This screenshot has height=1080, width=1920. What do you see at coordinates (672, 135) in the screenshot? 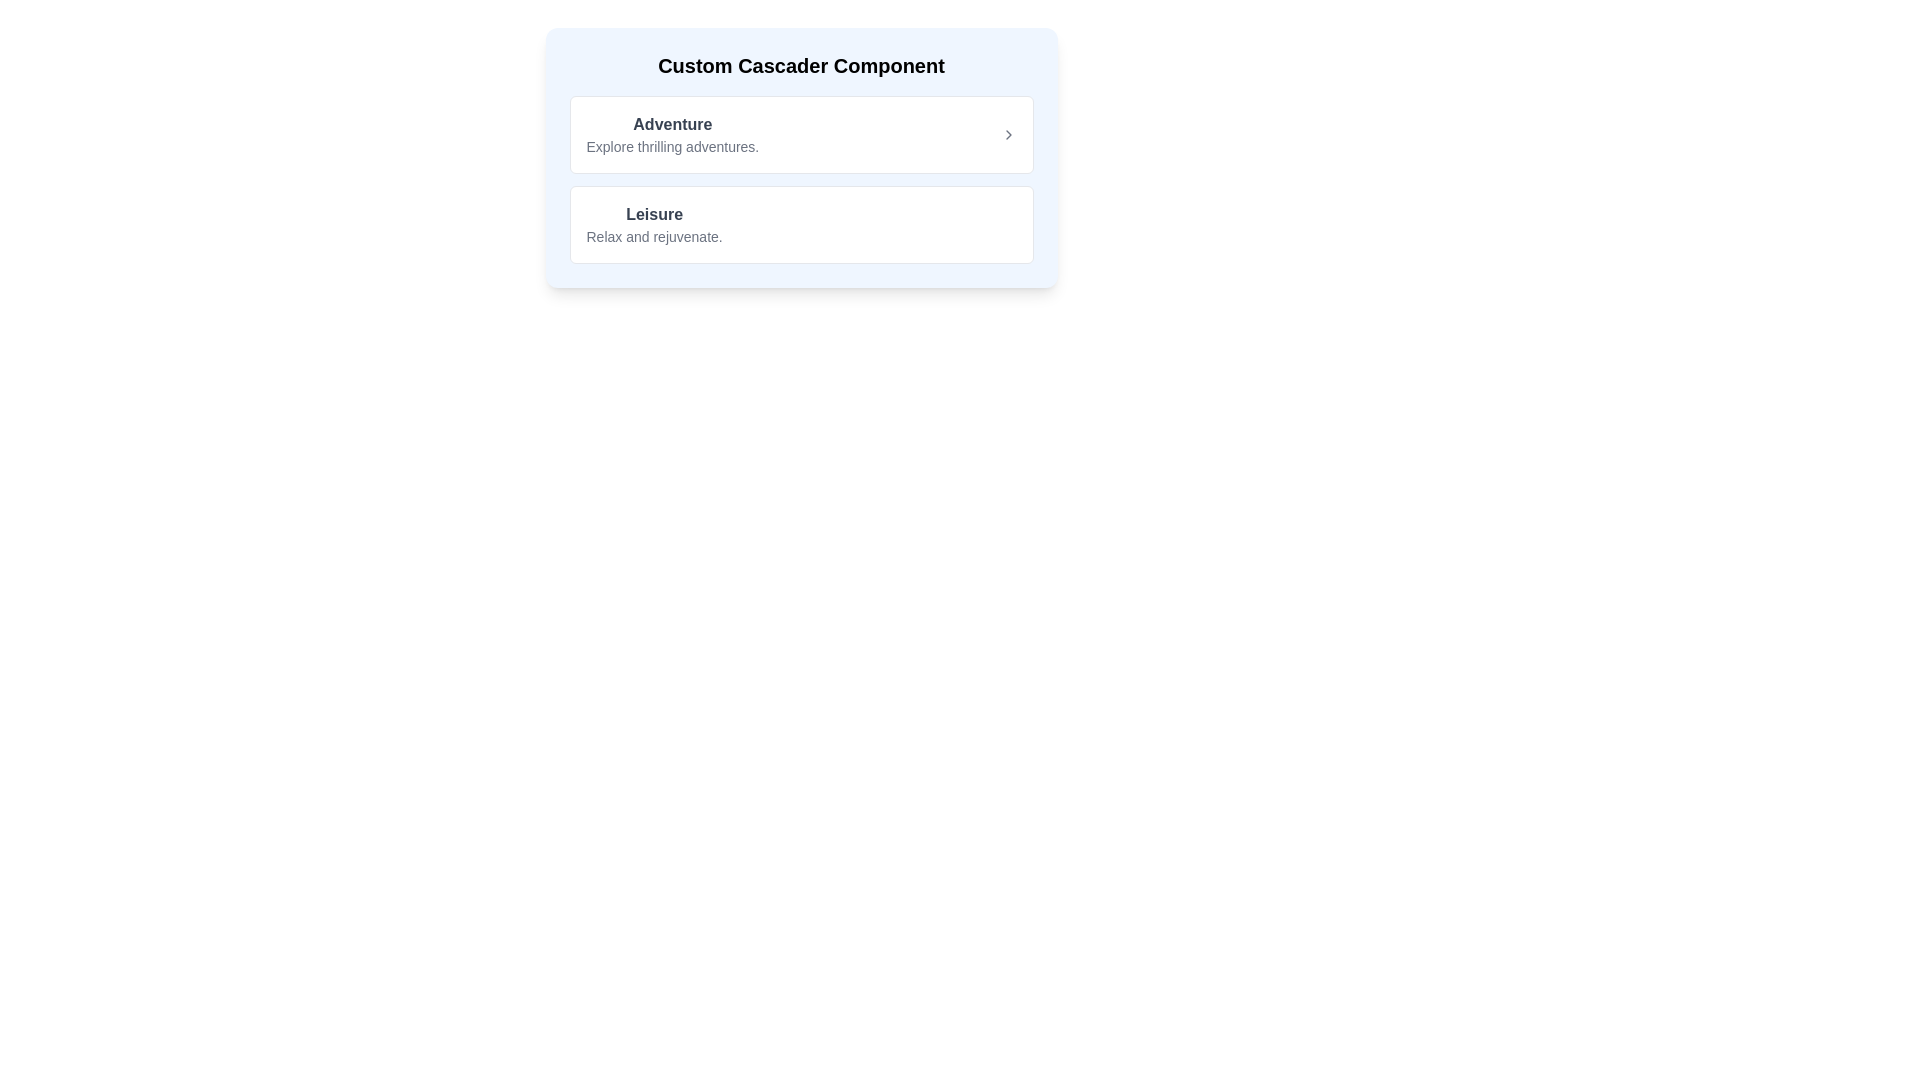
I see `the text block displaying the header 'Adventure' and the description 'Explore thrilling adventures.'` at bounding box center [672, 135].